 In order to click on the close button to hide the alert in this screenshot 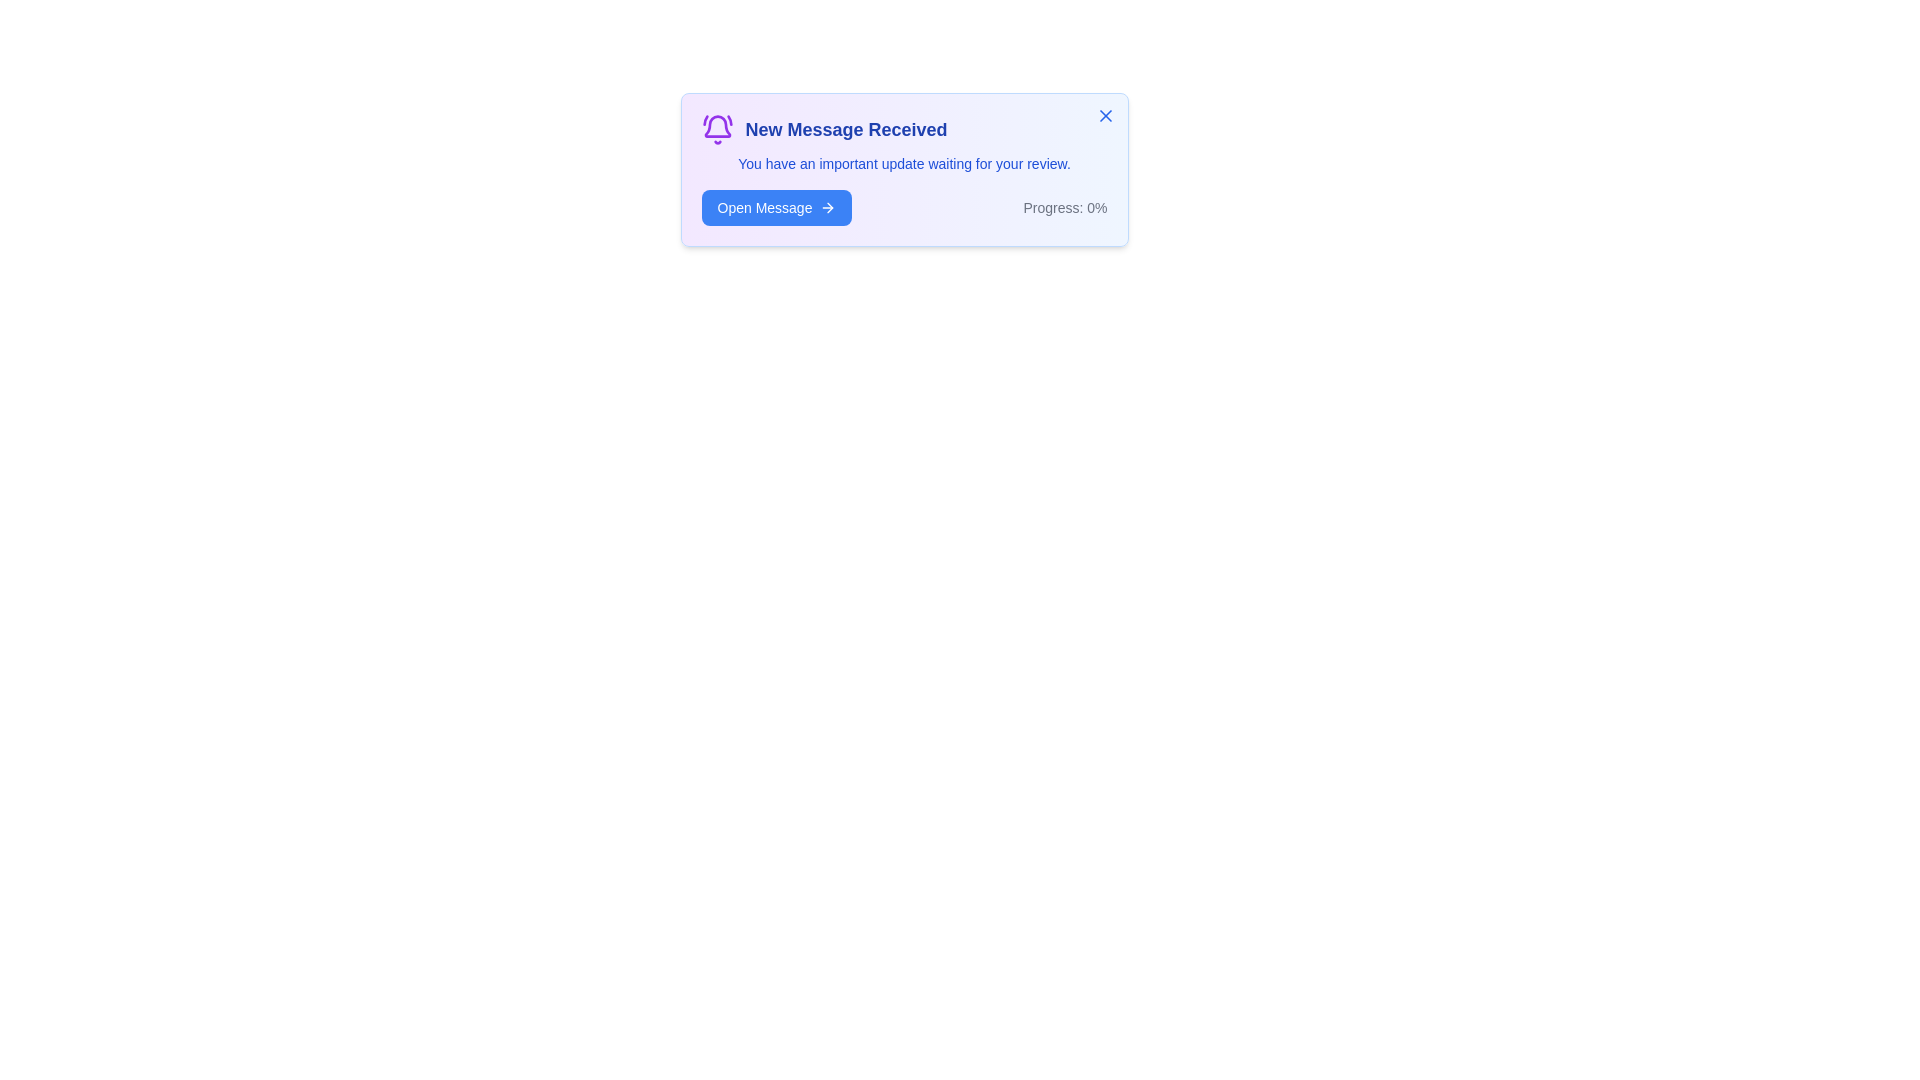, I will do `click(1104, 115)`.